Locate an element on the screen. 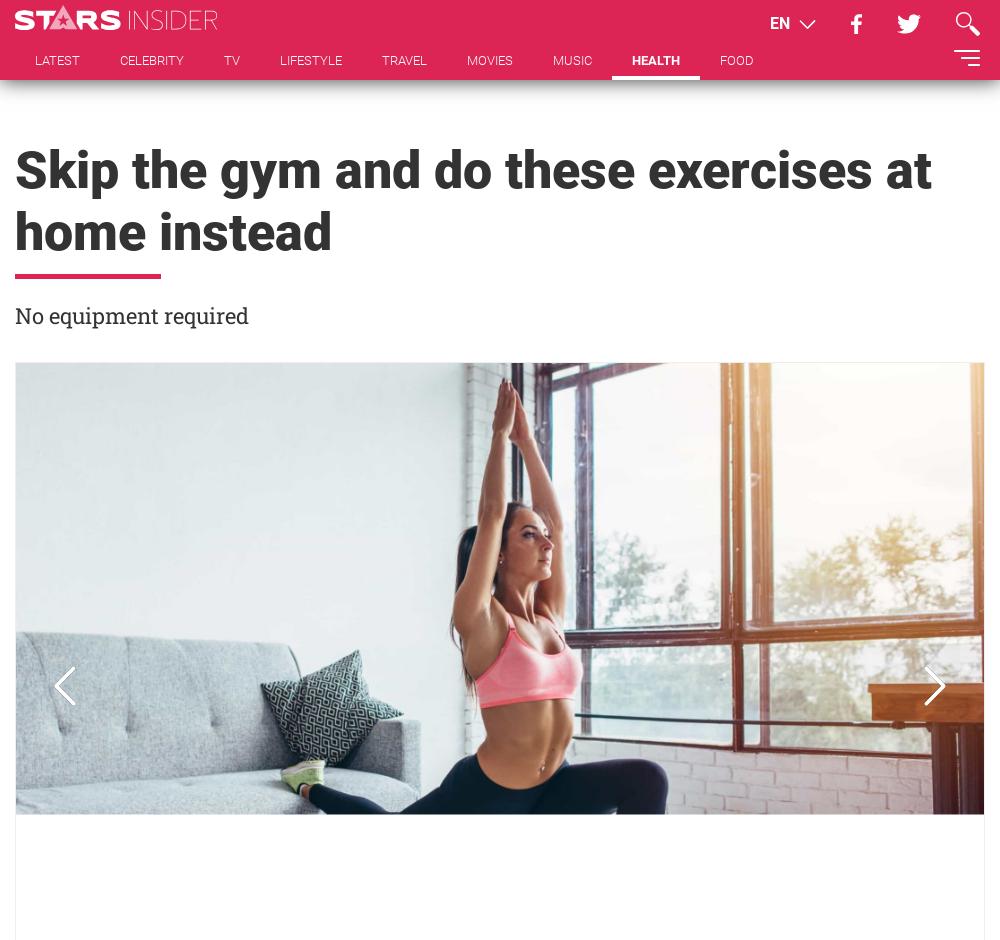  'MOVIES' is located at coordinates (489, 59).